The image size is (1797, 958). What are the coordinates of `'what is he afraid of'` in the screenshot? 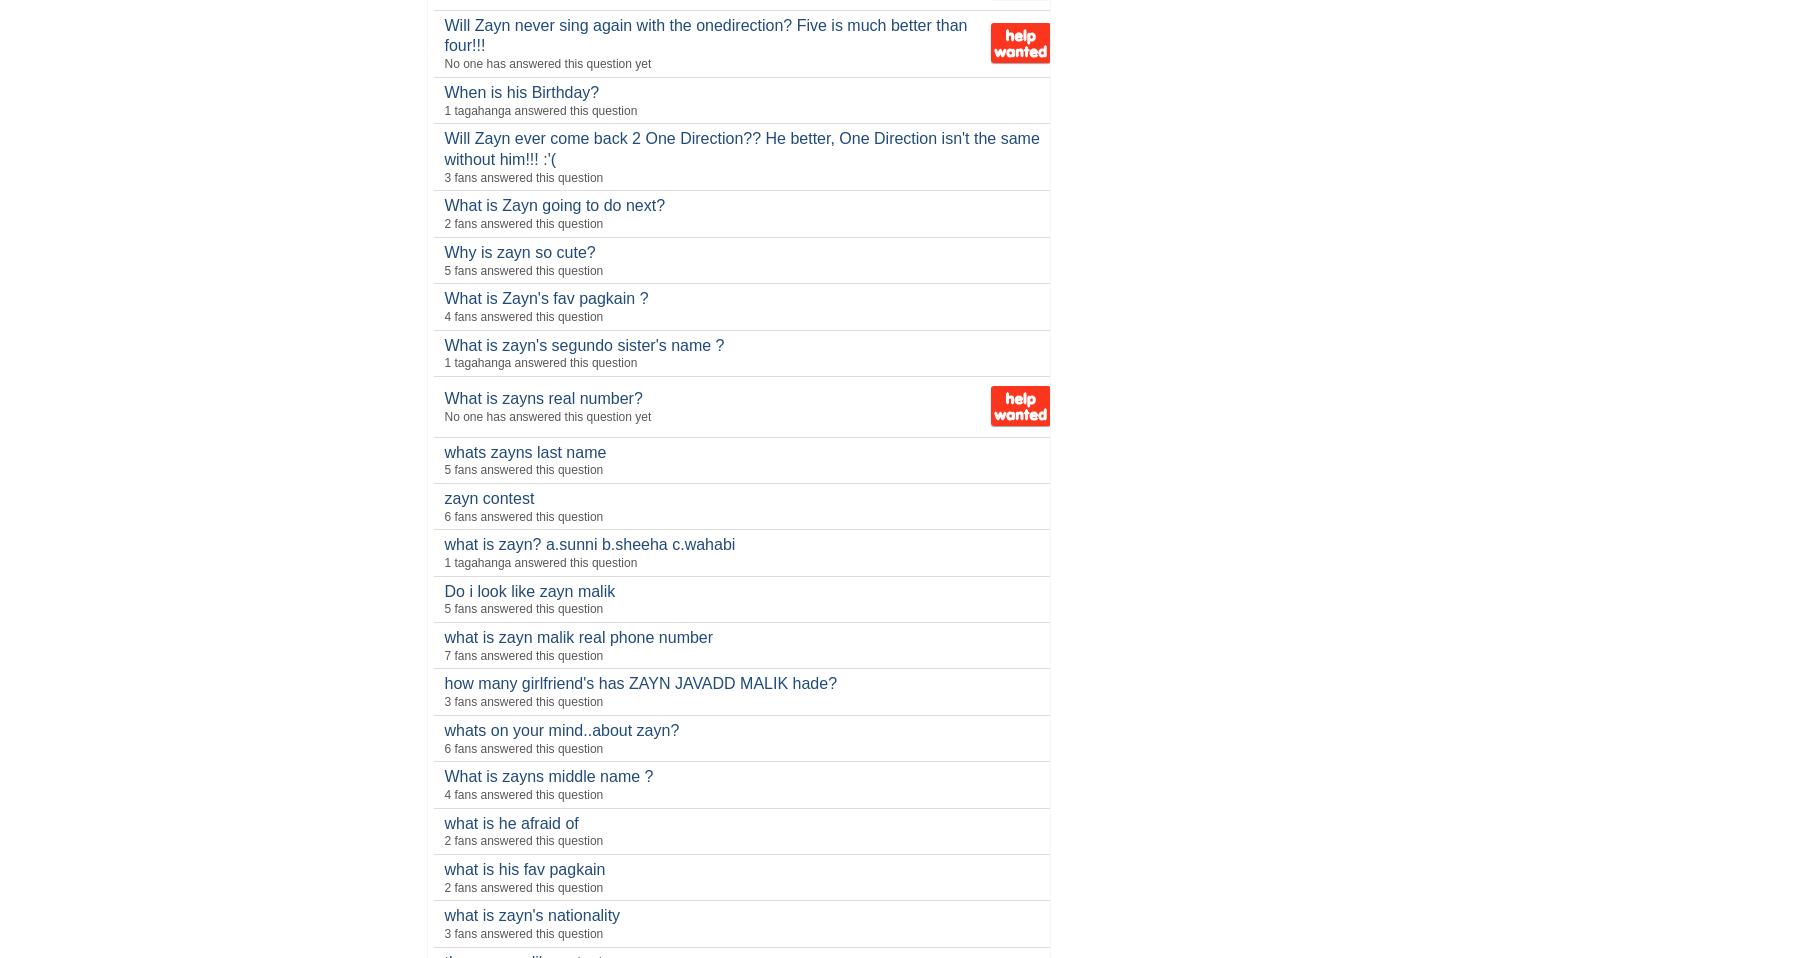 It's located at (510, 821).